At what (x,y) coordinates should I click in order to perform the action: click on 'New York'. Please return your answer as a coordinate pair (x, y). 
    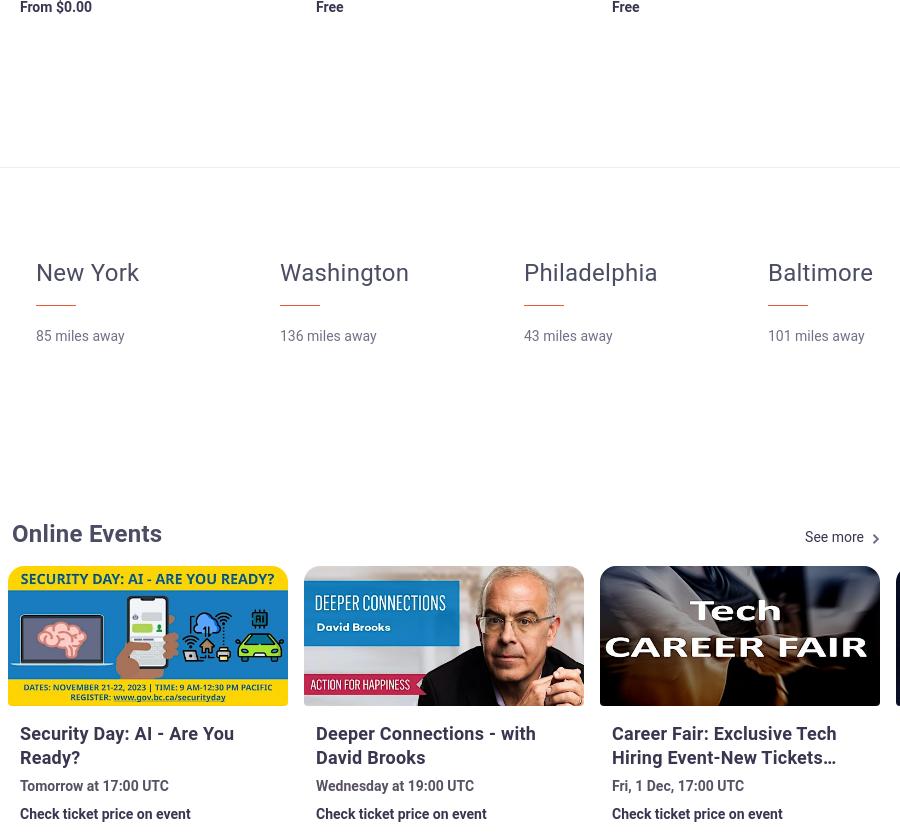
    Looking at the image, I should click on (35, 272).